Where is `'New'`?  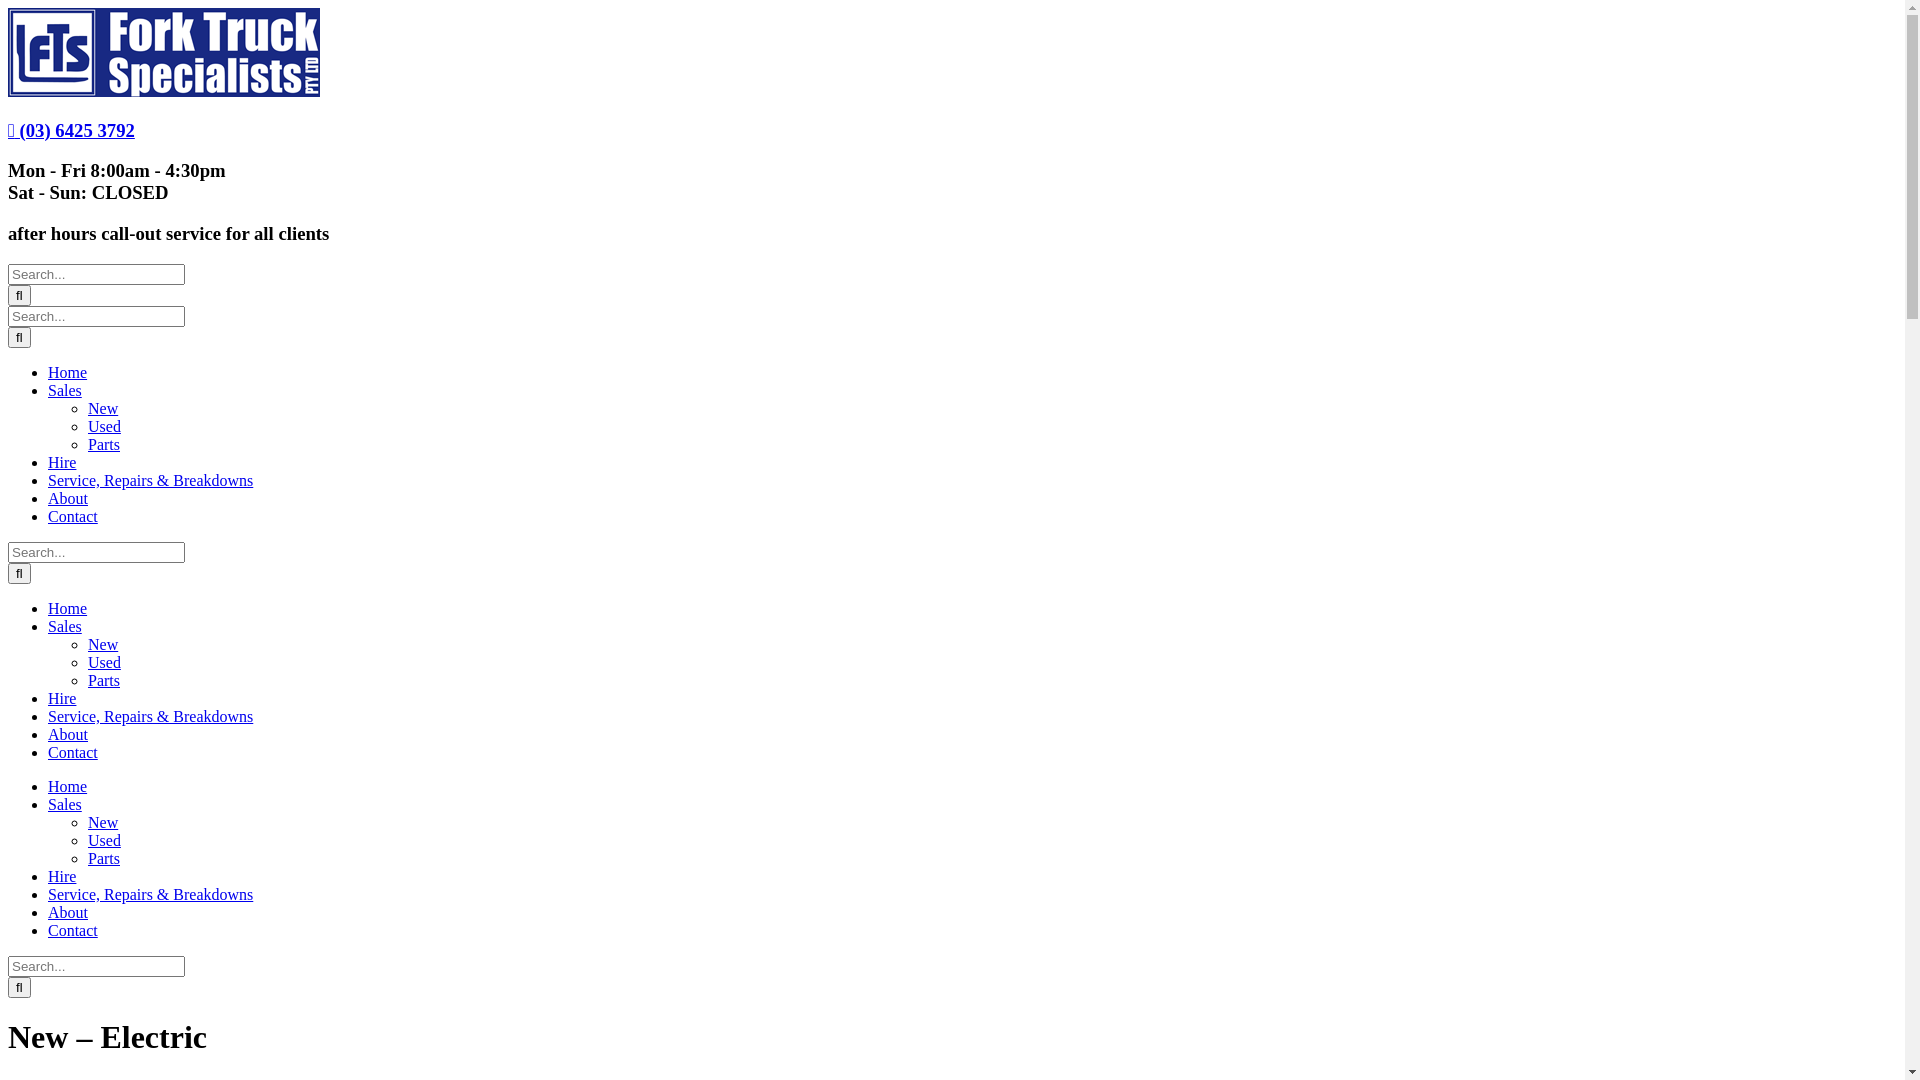 'New' is located at coordinates (101, 822).